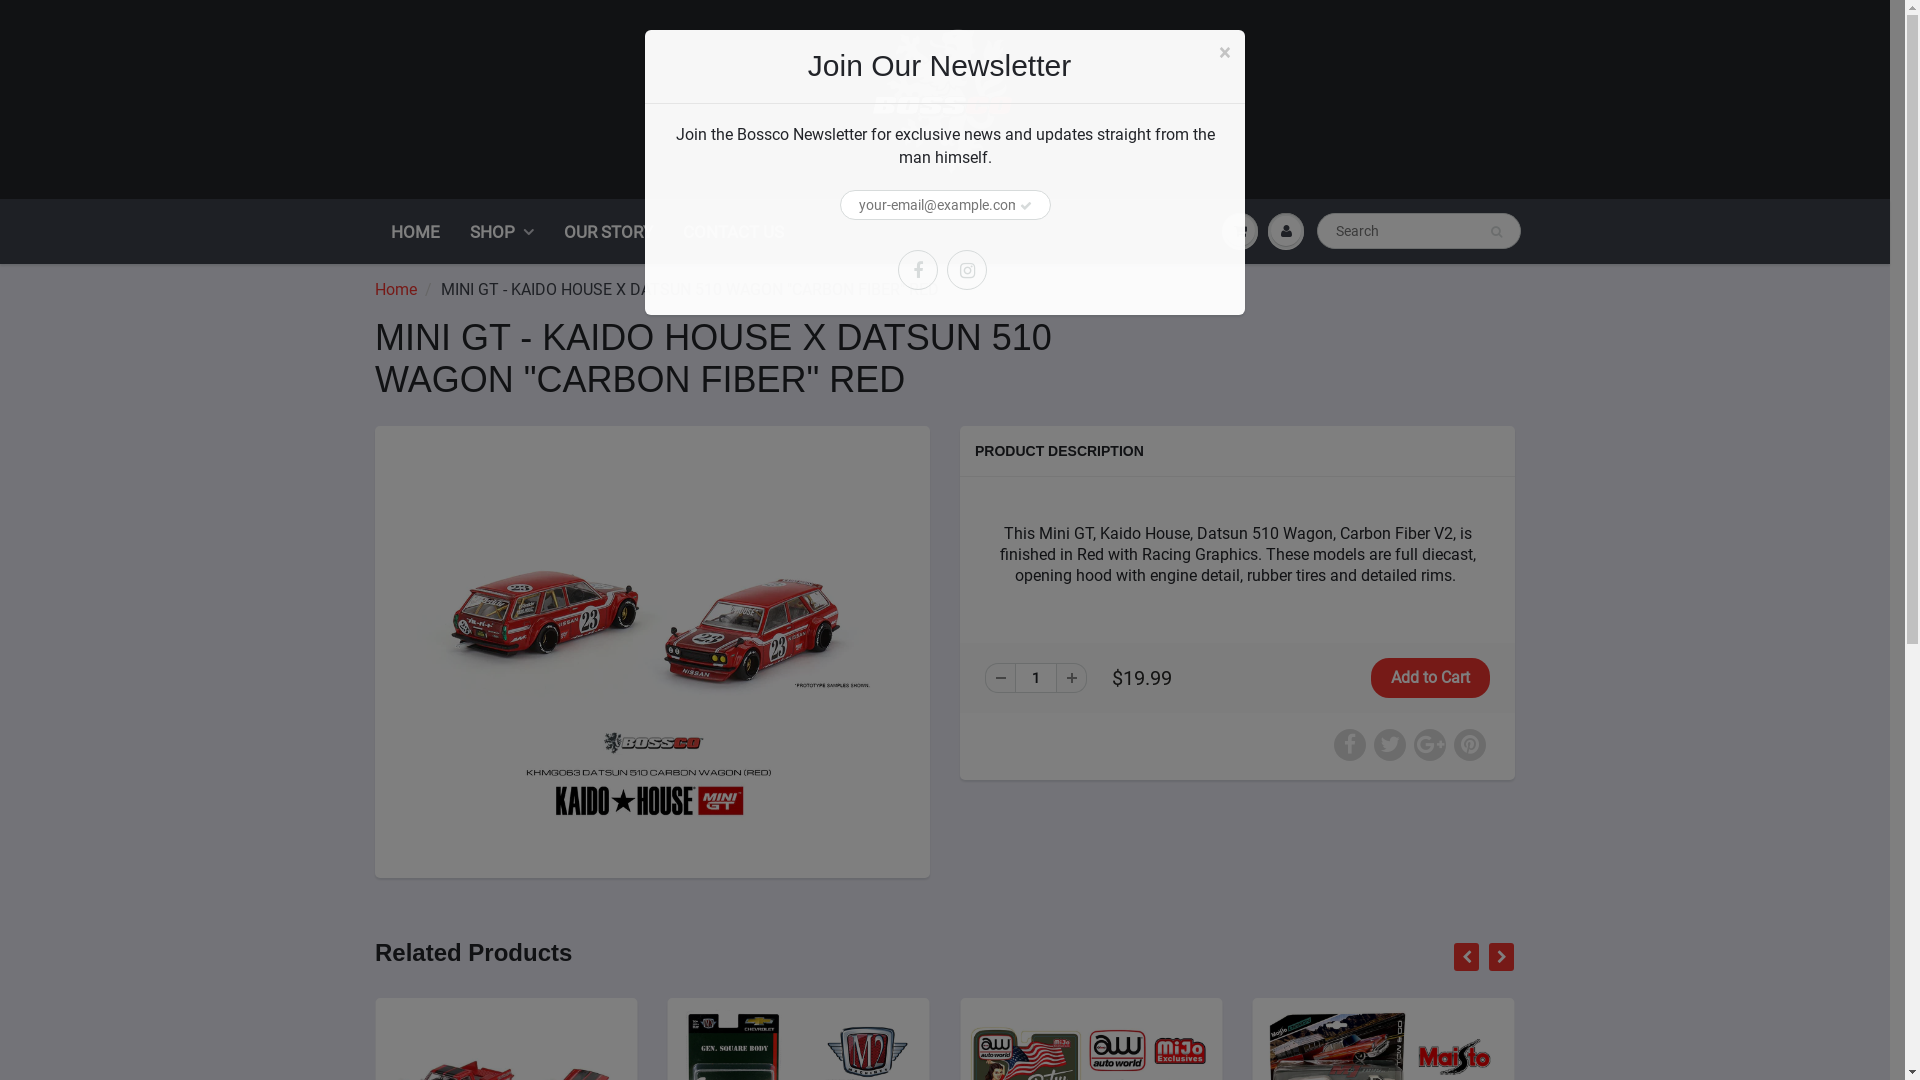  Describe the element at coordinates (607, 230) in the screenshot. I see `'OUR STORY'` at that location.